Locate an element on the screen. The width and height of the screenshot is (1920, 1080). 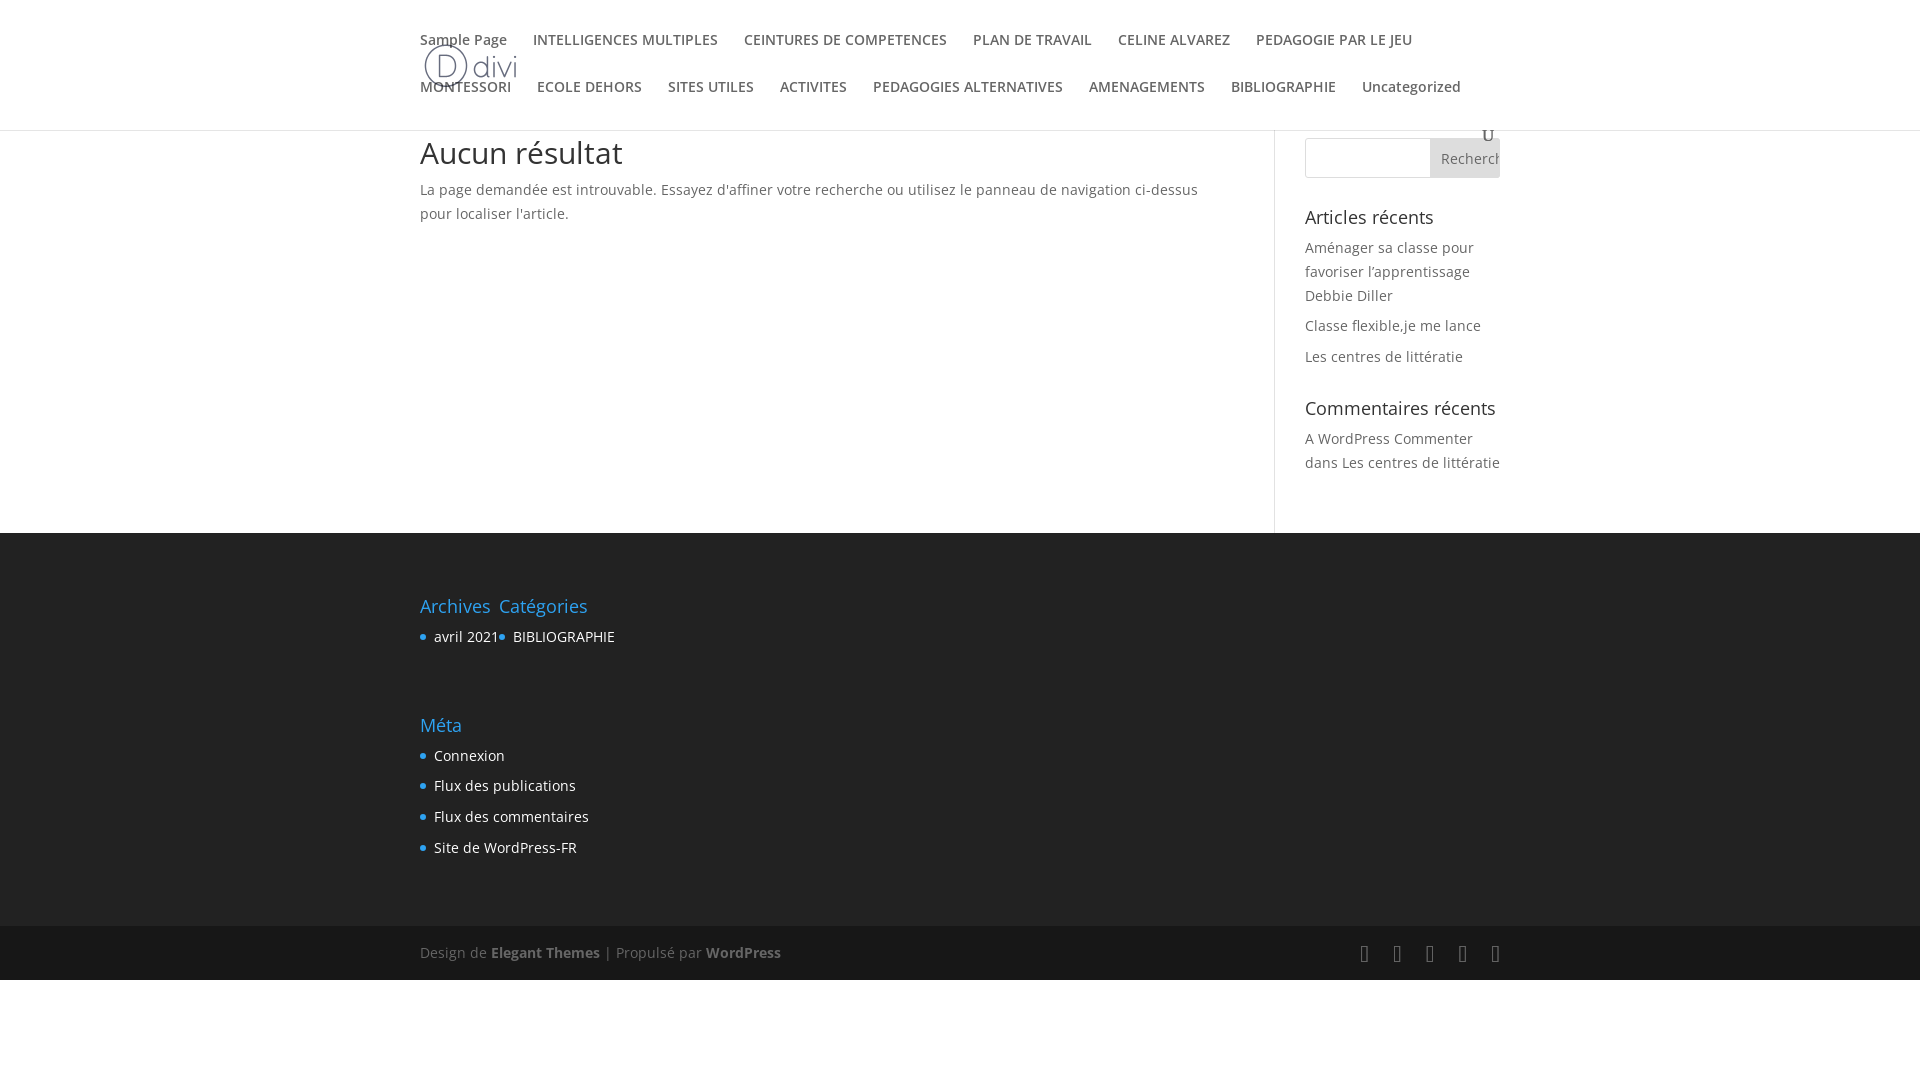
'A WordPress Commenter' is located at coordinates (1305, 437).